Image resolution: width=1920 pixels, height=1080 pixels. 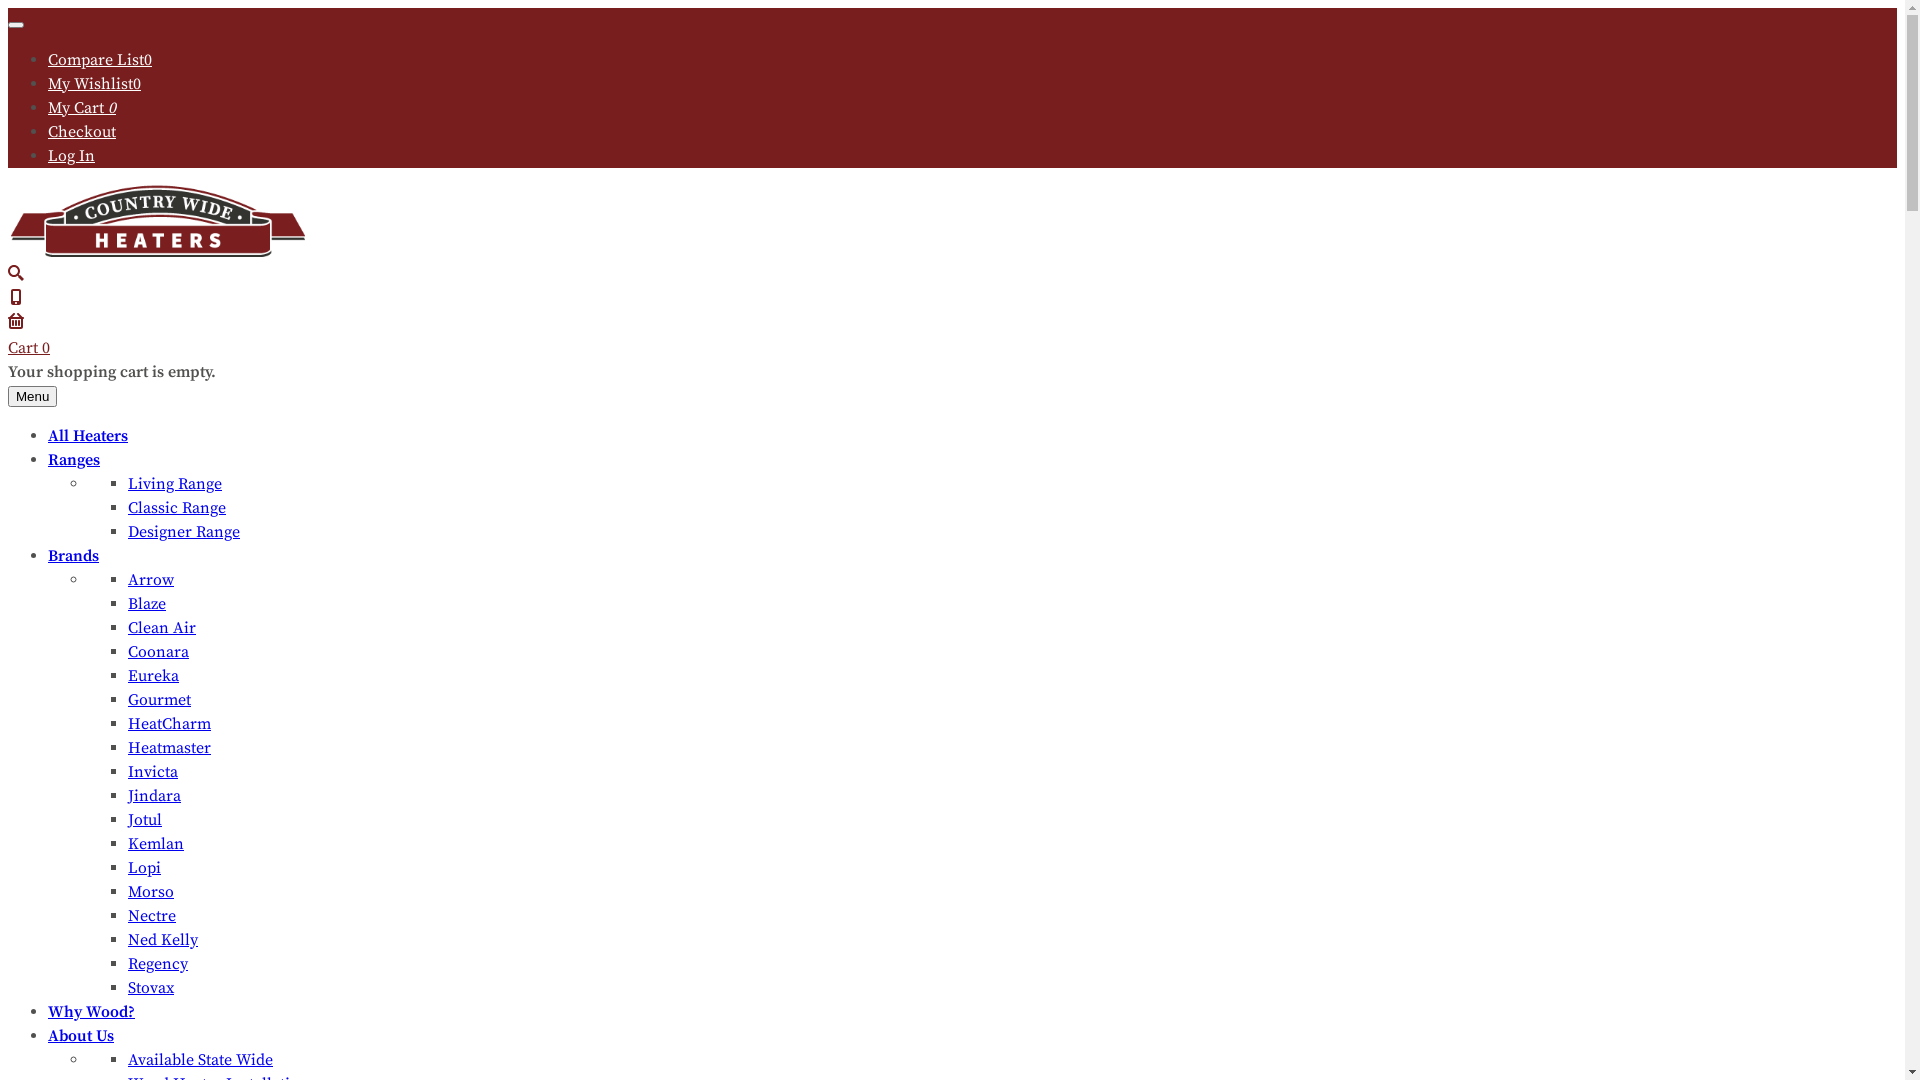 What do you see at coordinates (163, 940) in the screenshot?
I see `'Ned Kelly'` at bounding box center [163, 940].